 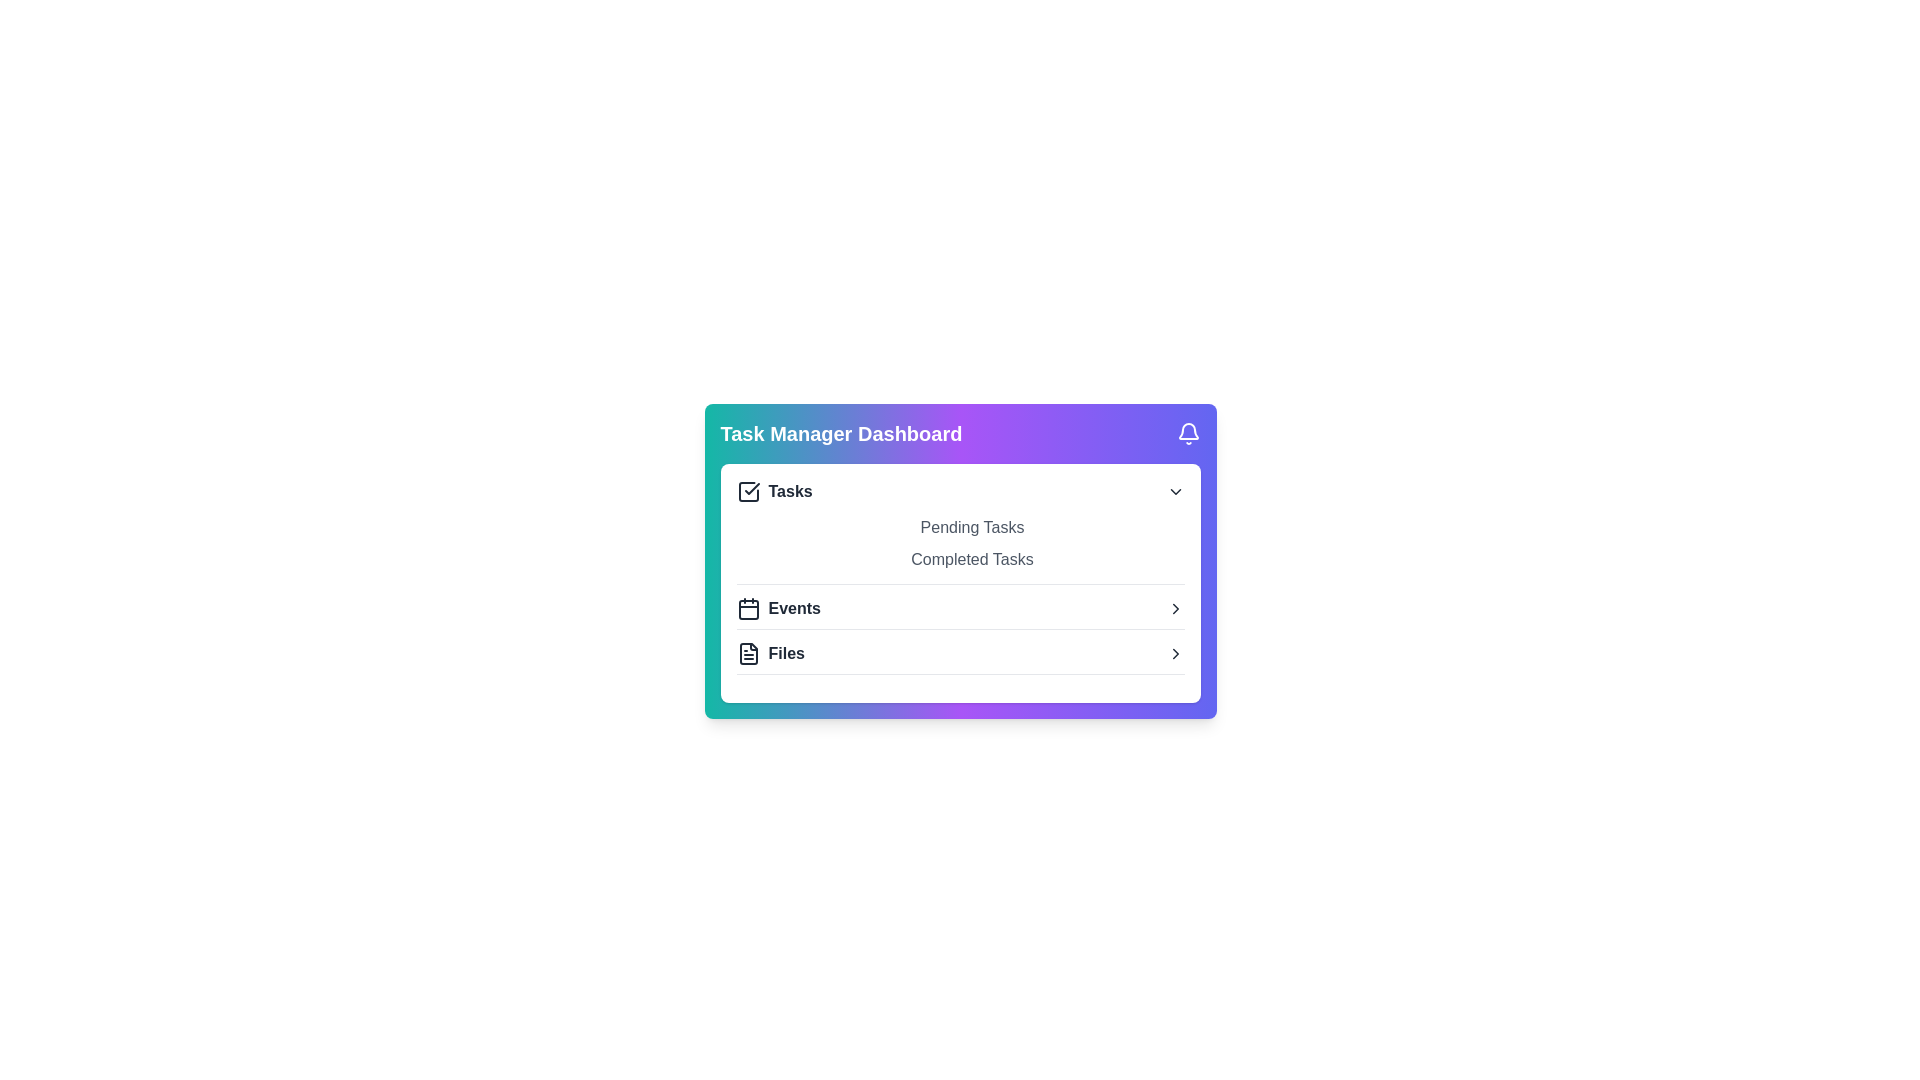 What do you see at coordinates (747, 654) in the screenshot?
I see `the 'Files' icon located in the third list item row of the dashboard, which visually represents the topic of 'Files' and is positioned to the left of the text 'Files'` at bounding box center [747, 654].